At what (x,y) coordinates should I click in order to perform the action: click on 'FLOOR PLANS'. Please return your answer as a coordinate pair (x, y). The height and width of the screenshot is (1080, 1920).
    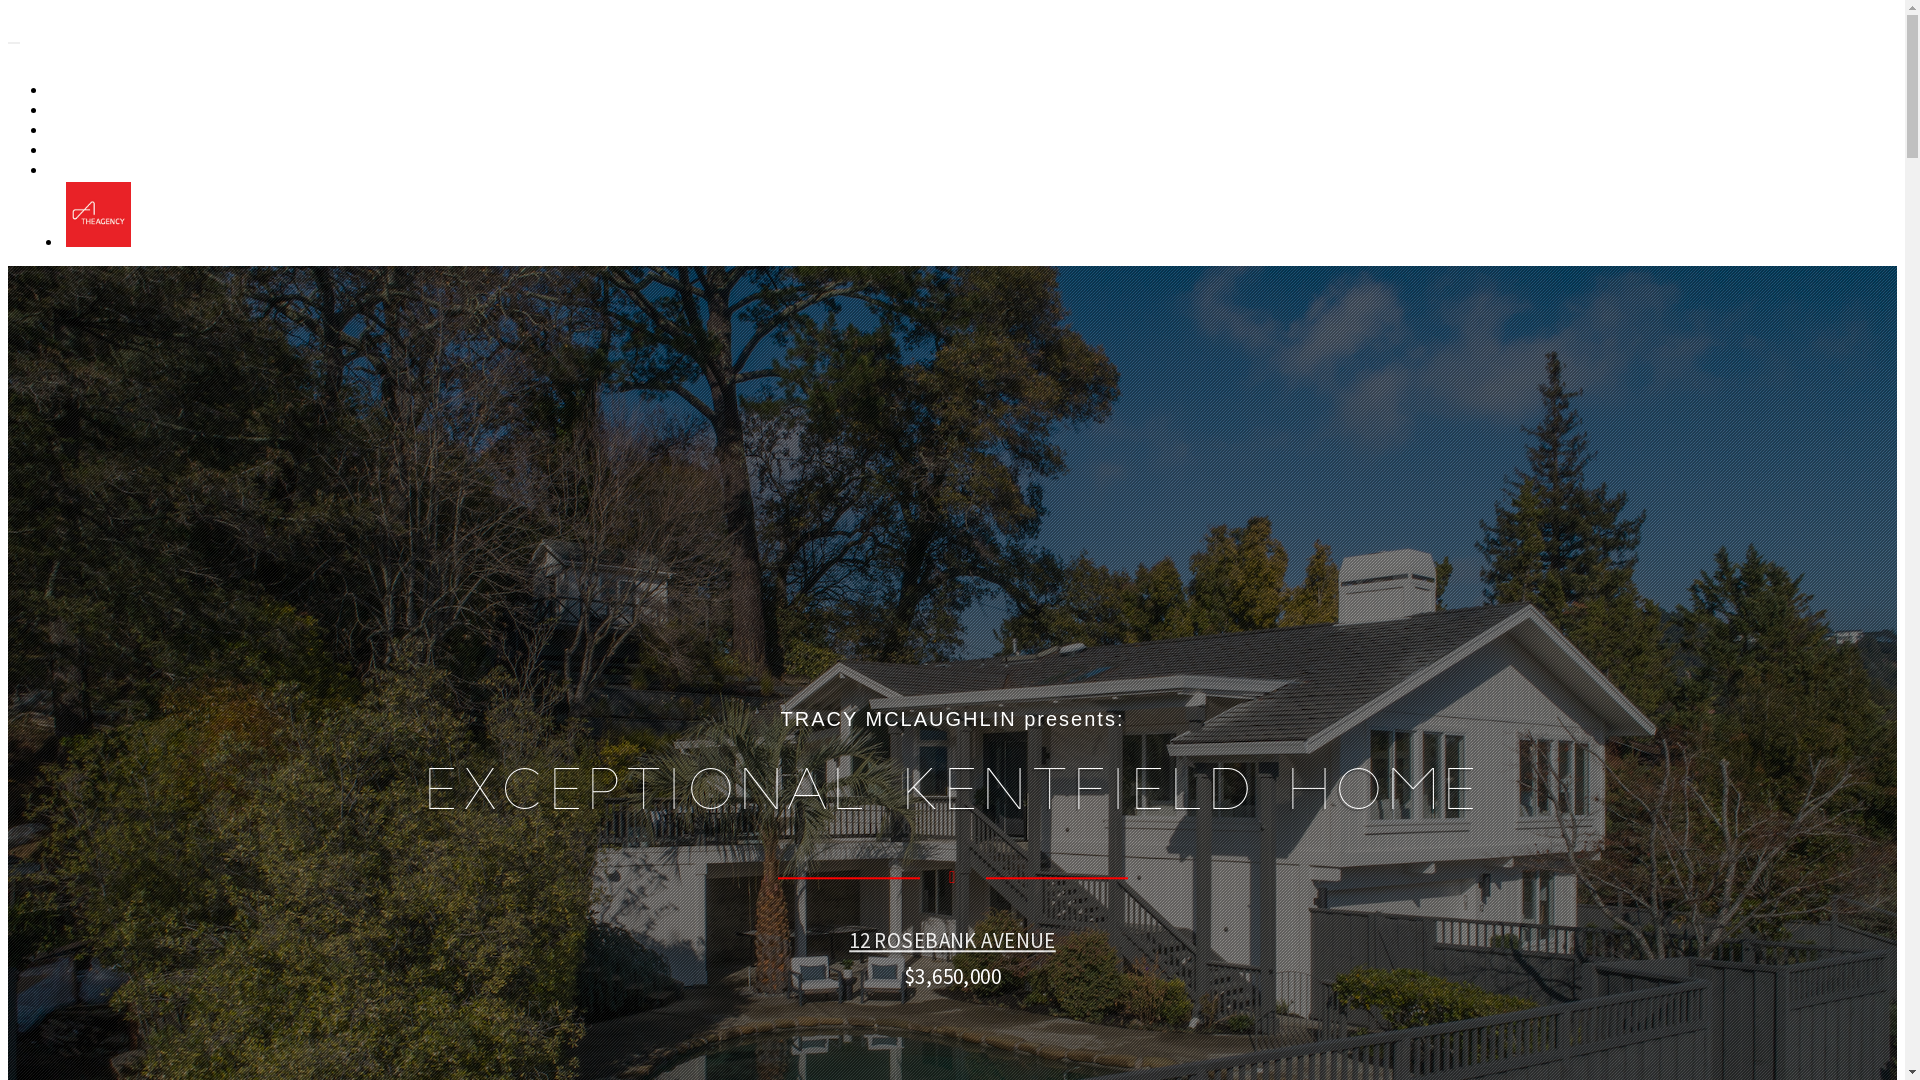
    Looking at the image, I should click on (102, 110).